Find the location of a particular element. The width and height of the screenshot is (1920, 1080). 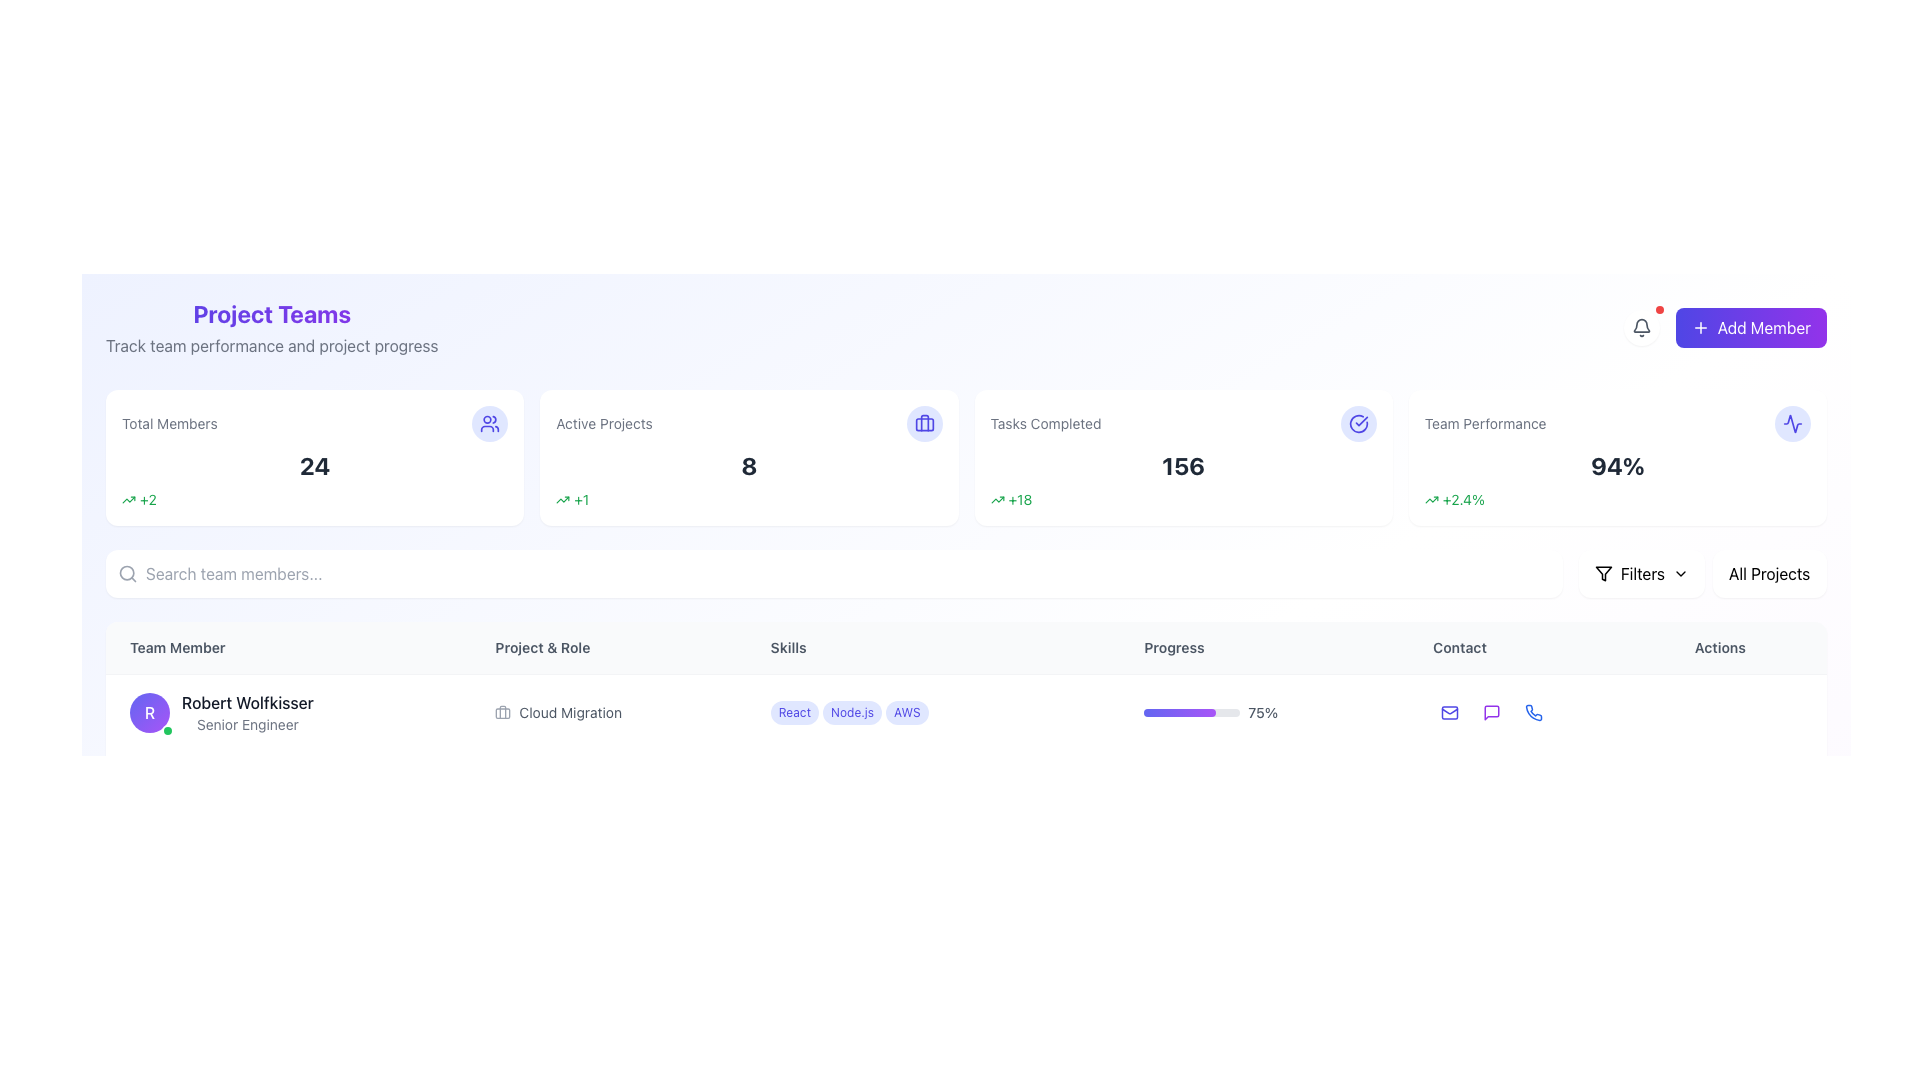

the hollow rectangular graphical component within the outlined briefcase icon located at the top-right corner of the interface is located at coordinates (923, 423).